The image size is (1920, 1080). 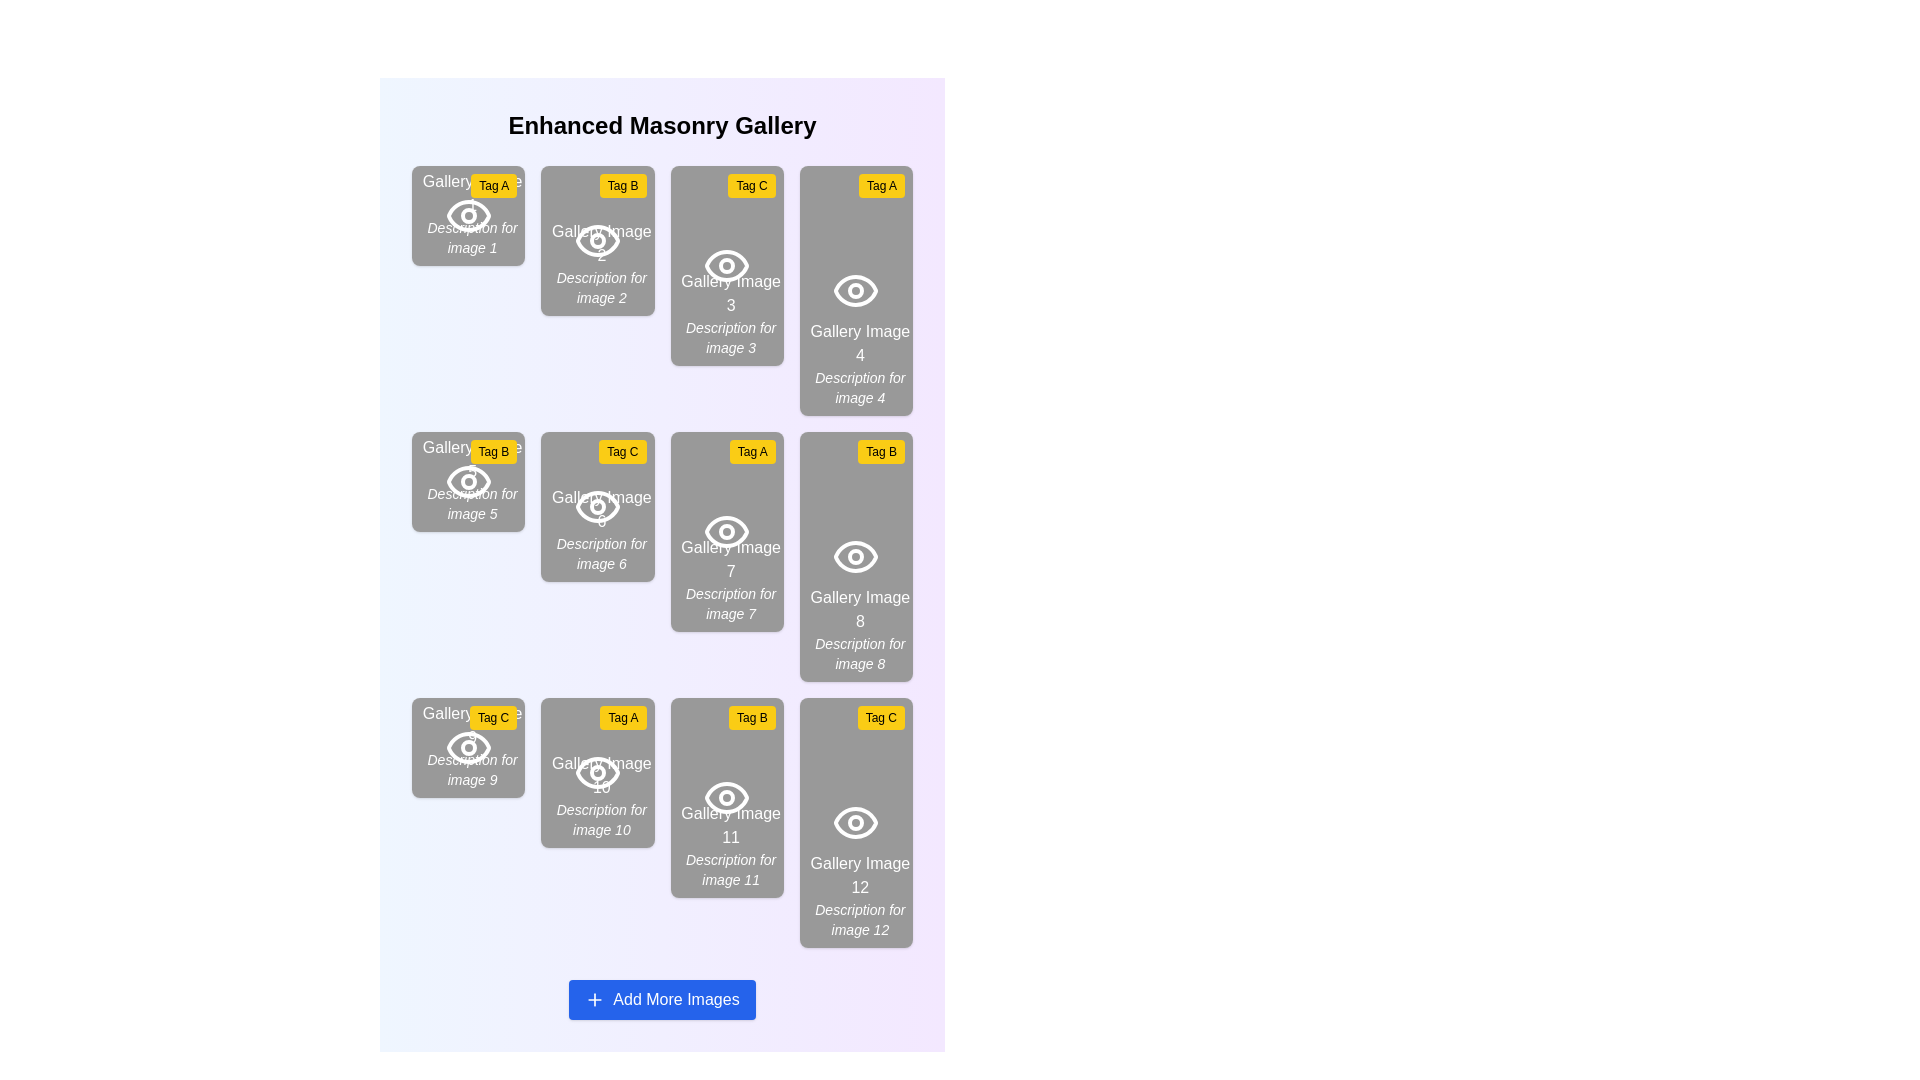 I want to click on text content of the Text Label that states 'Description for image 12.' positioned on a gray background under 'Gallery Image 12.', so click(x=860, y=920).